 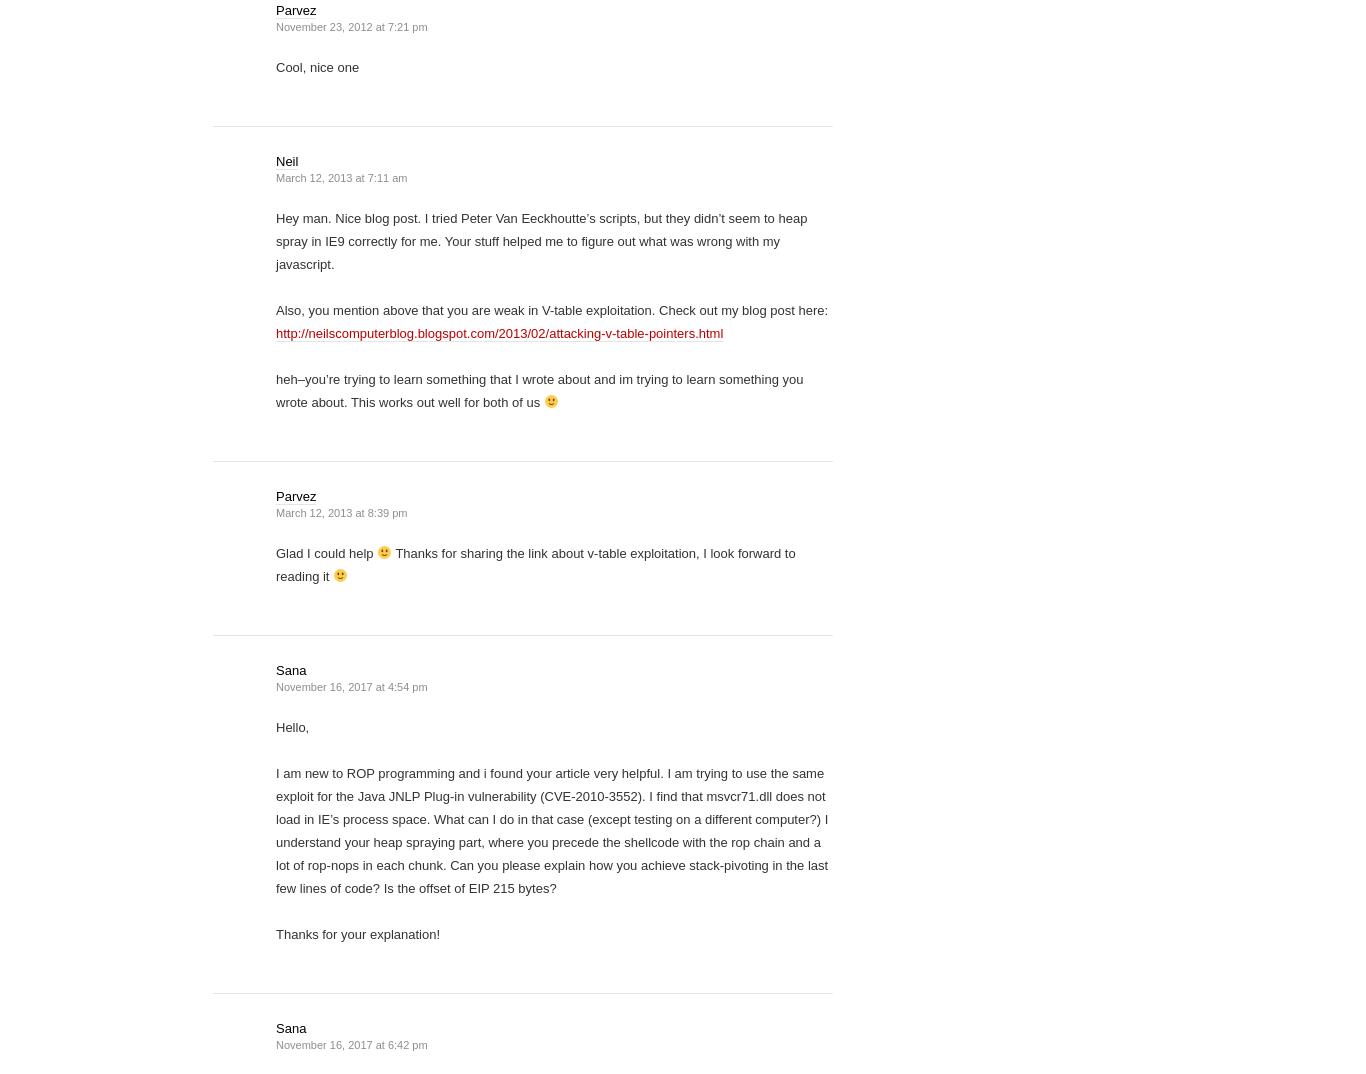 I want to click on 'I am new to ROP programming and i found your article very helpful. I am trying to use the same exploit for the Java JNLP Plug-in vulnerability (CVE-2010-3552). I find that msvcr71.dll does not load in IE’s process space. What can I do in that case (except testing on a different computer?) I understand your heap spraying part, where you precede the shellcode with the rop chain and a lot of rop-nops in each chunk. Can you please explain how you achieve stack-pivoting in the last few lines of code? Is the offset of EIP 215 bytes?', so click(x=552, y=830).